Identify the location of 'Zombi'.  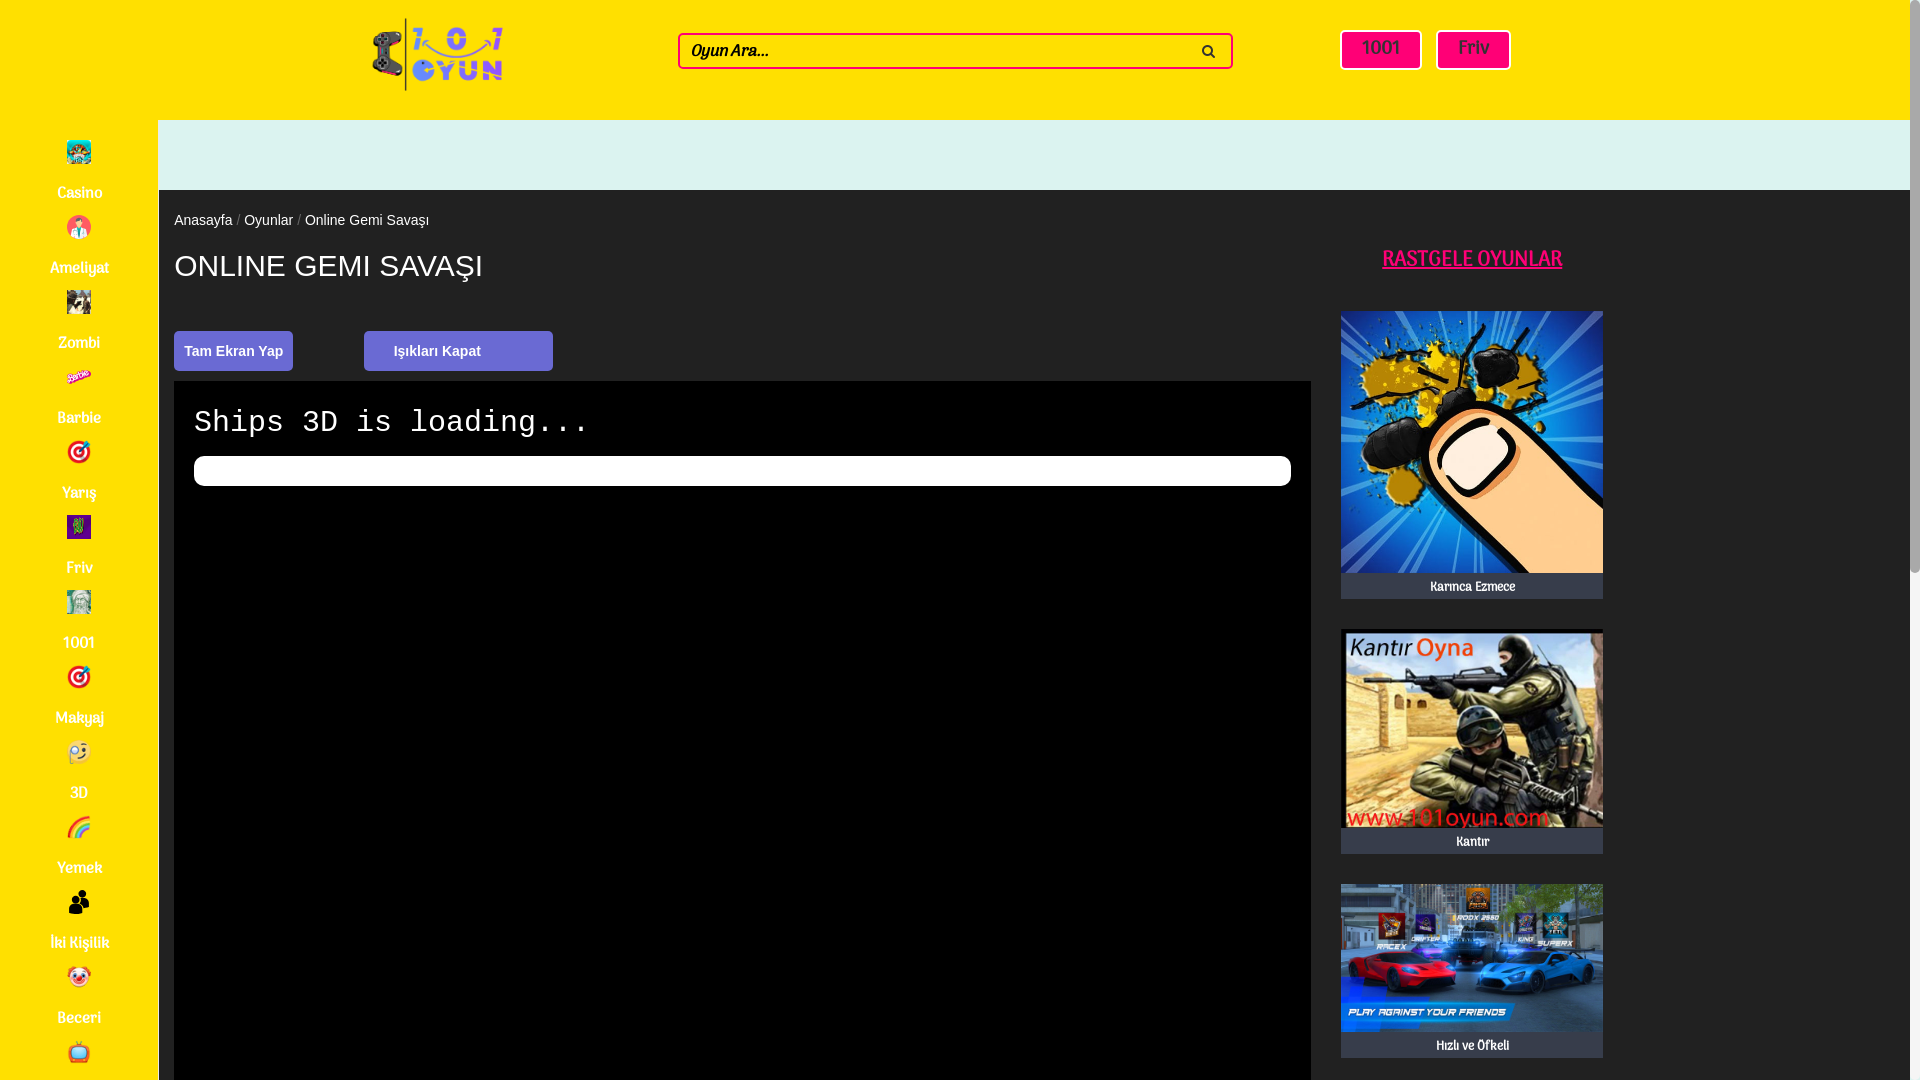
(0, 322).